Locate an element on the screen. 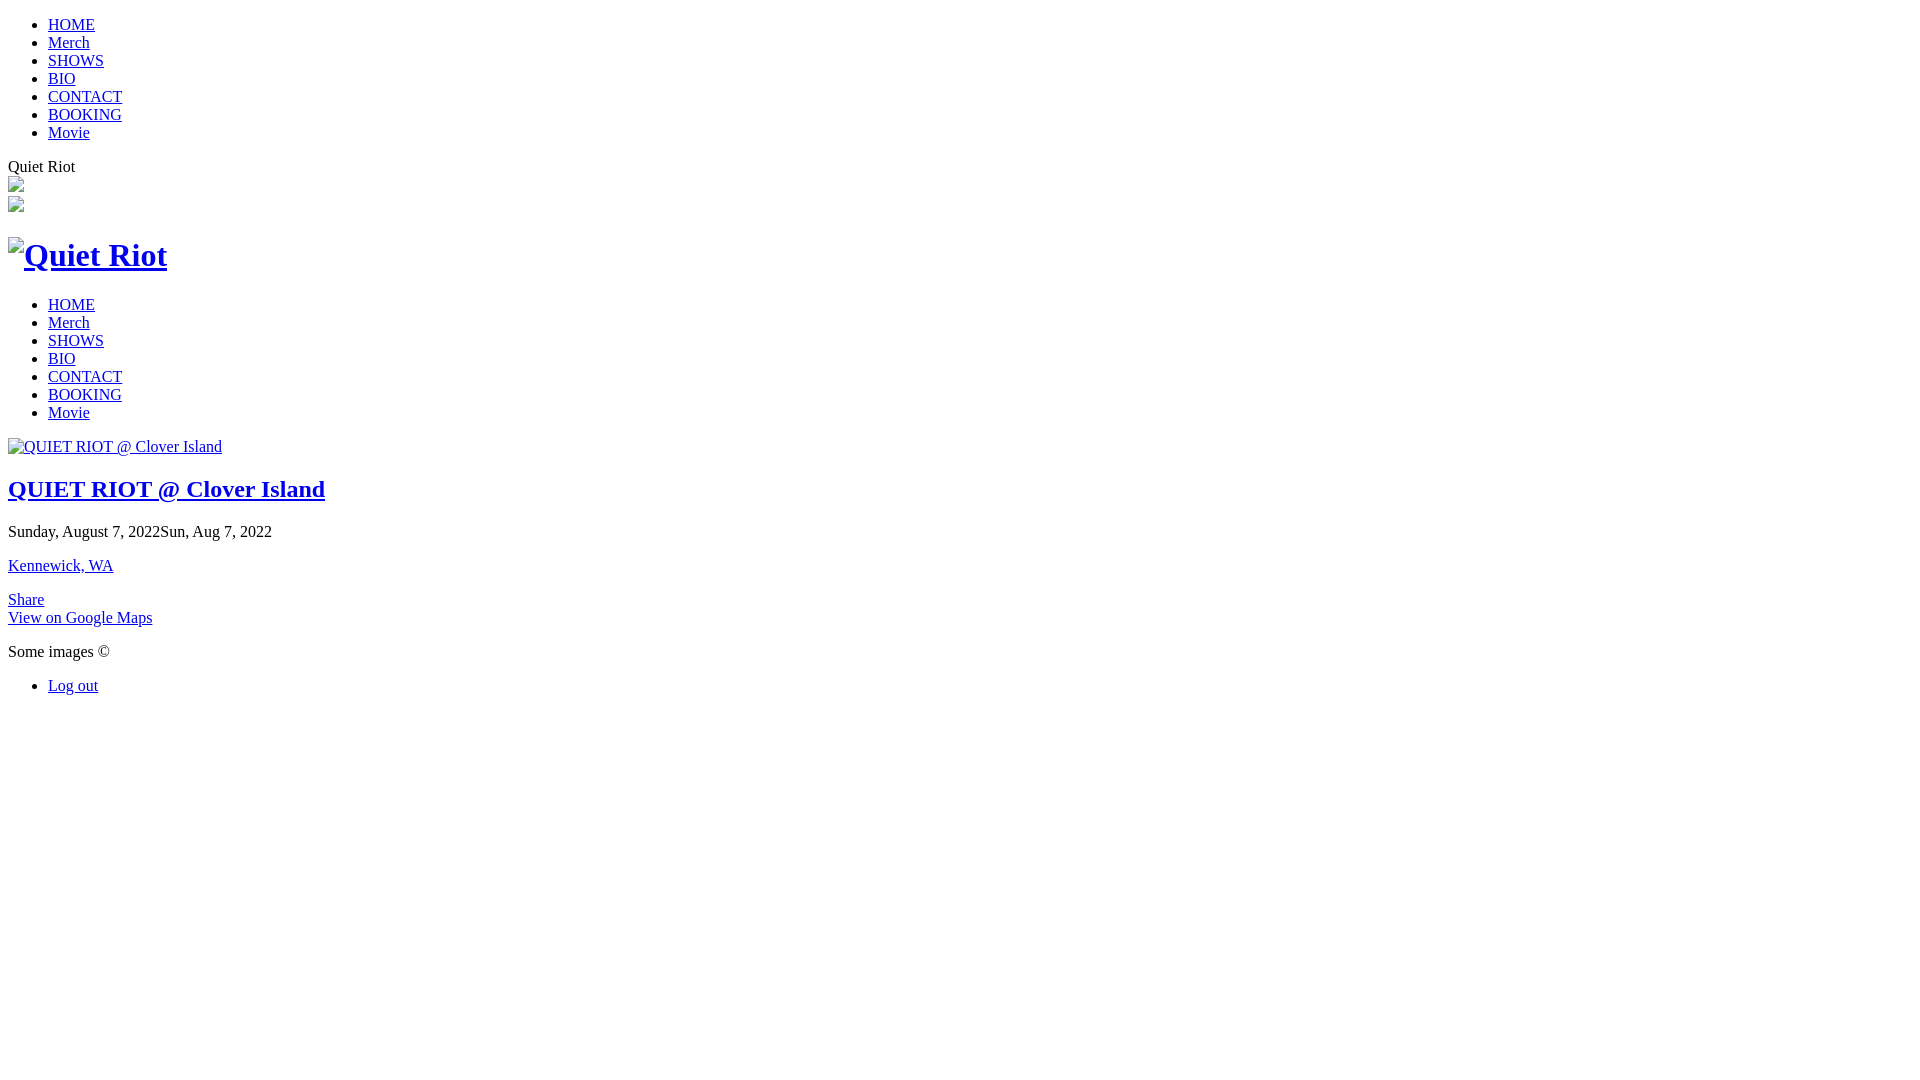  'BIO' is located at coordinates (62, 77).